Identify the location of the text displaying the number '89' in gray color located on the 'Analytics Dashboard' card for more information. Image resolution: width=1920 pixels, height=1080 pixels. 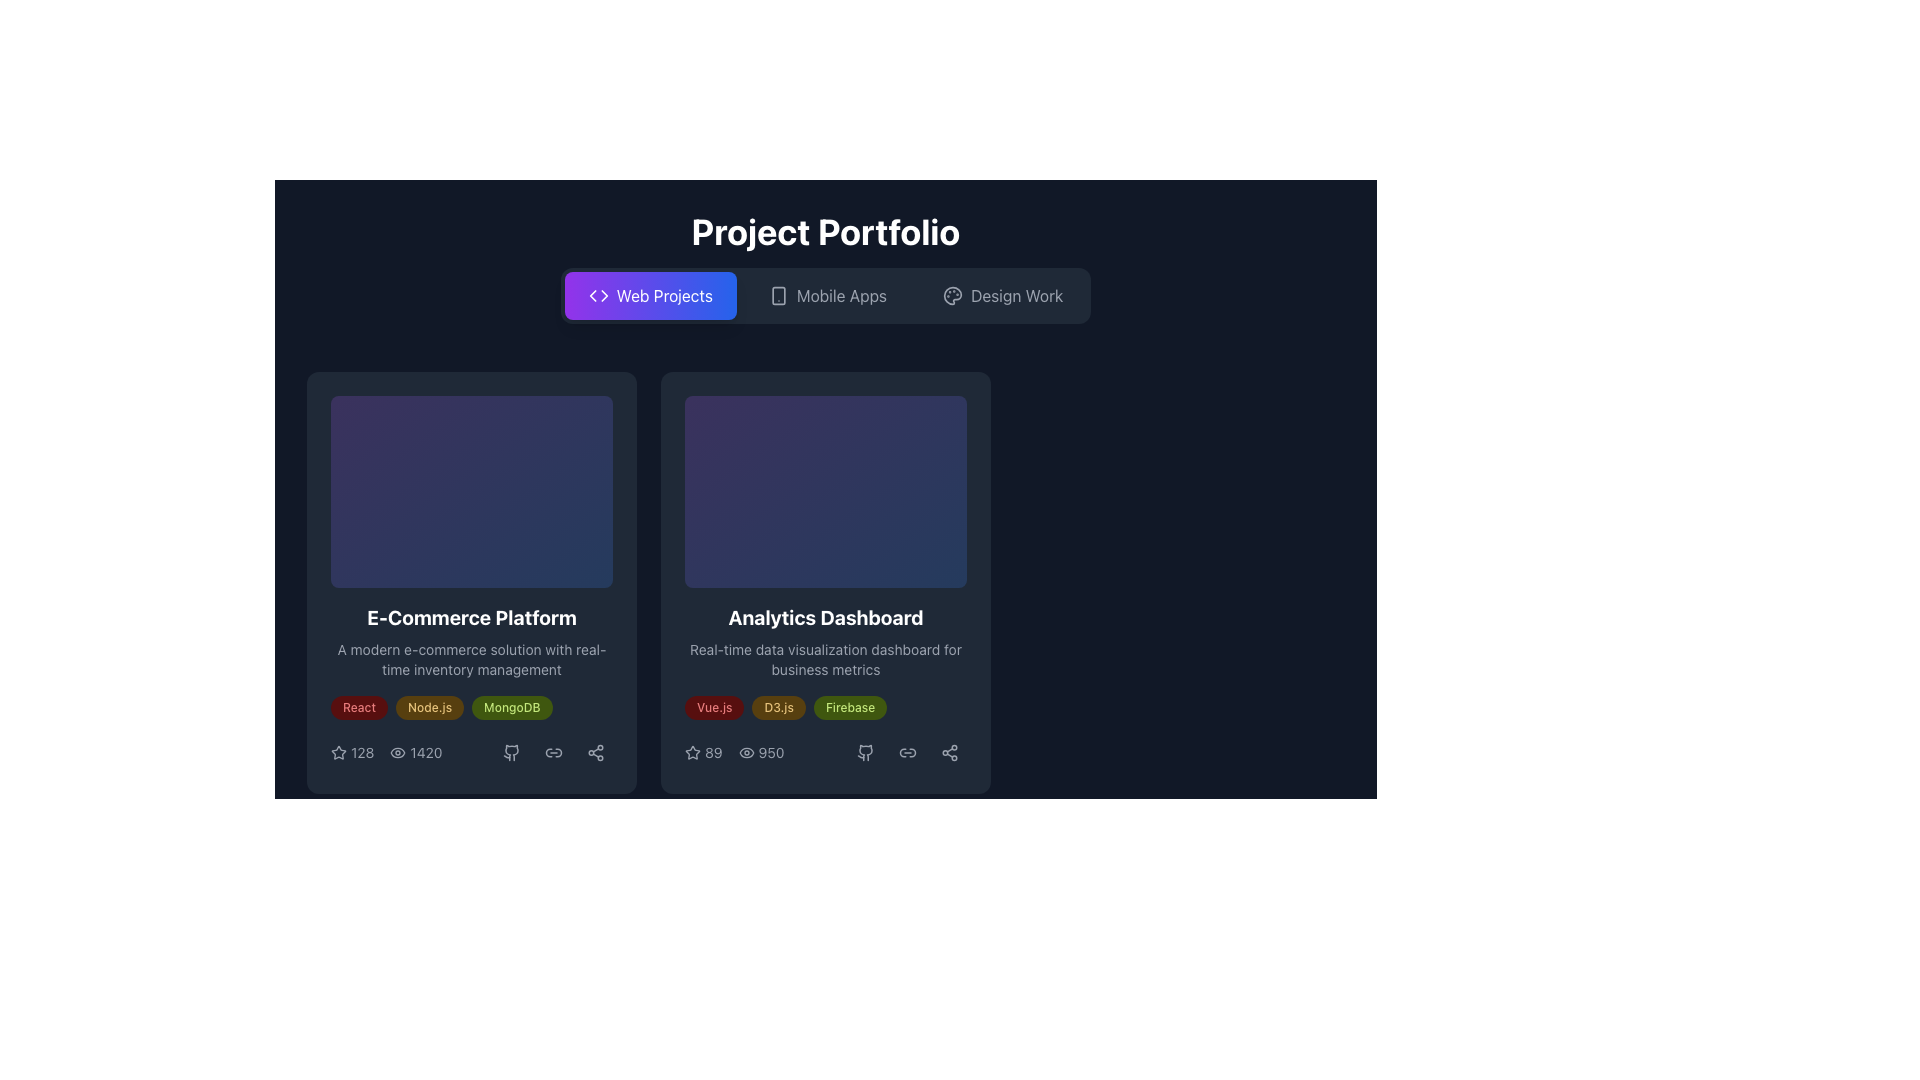
(713, 752).